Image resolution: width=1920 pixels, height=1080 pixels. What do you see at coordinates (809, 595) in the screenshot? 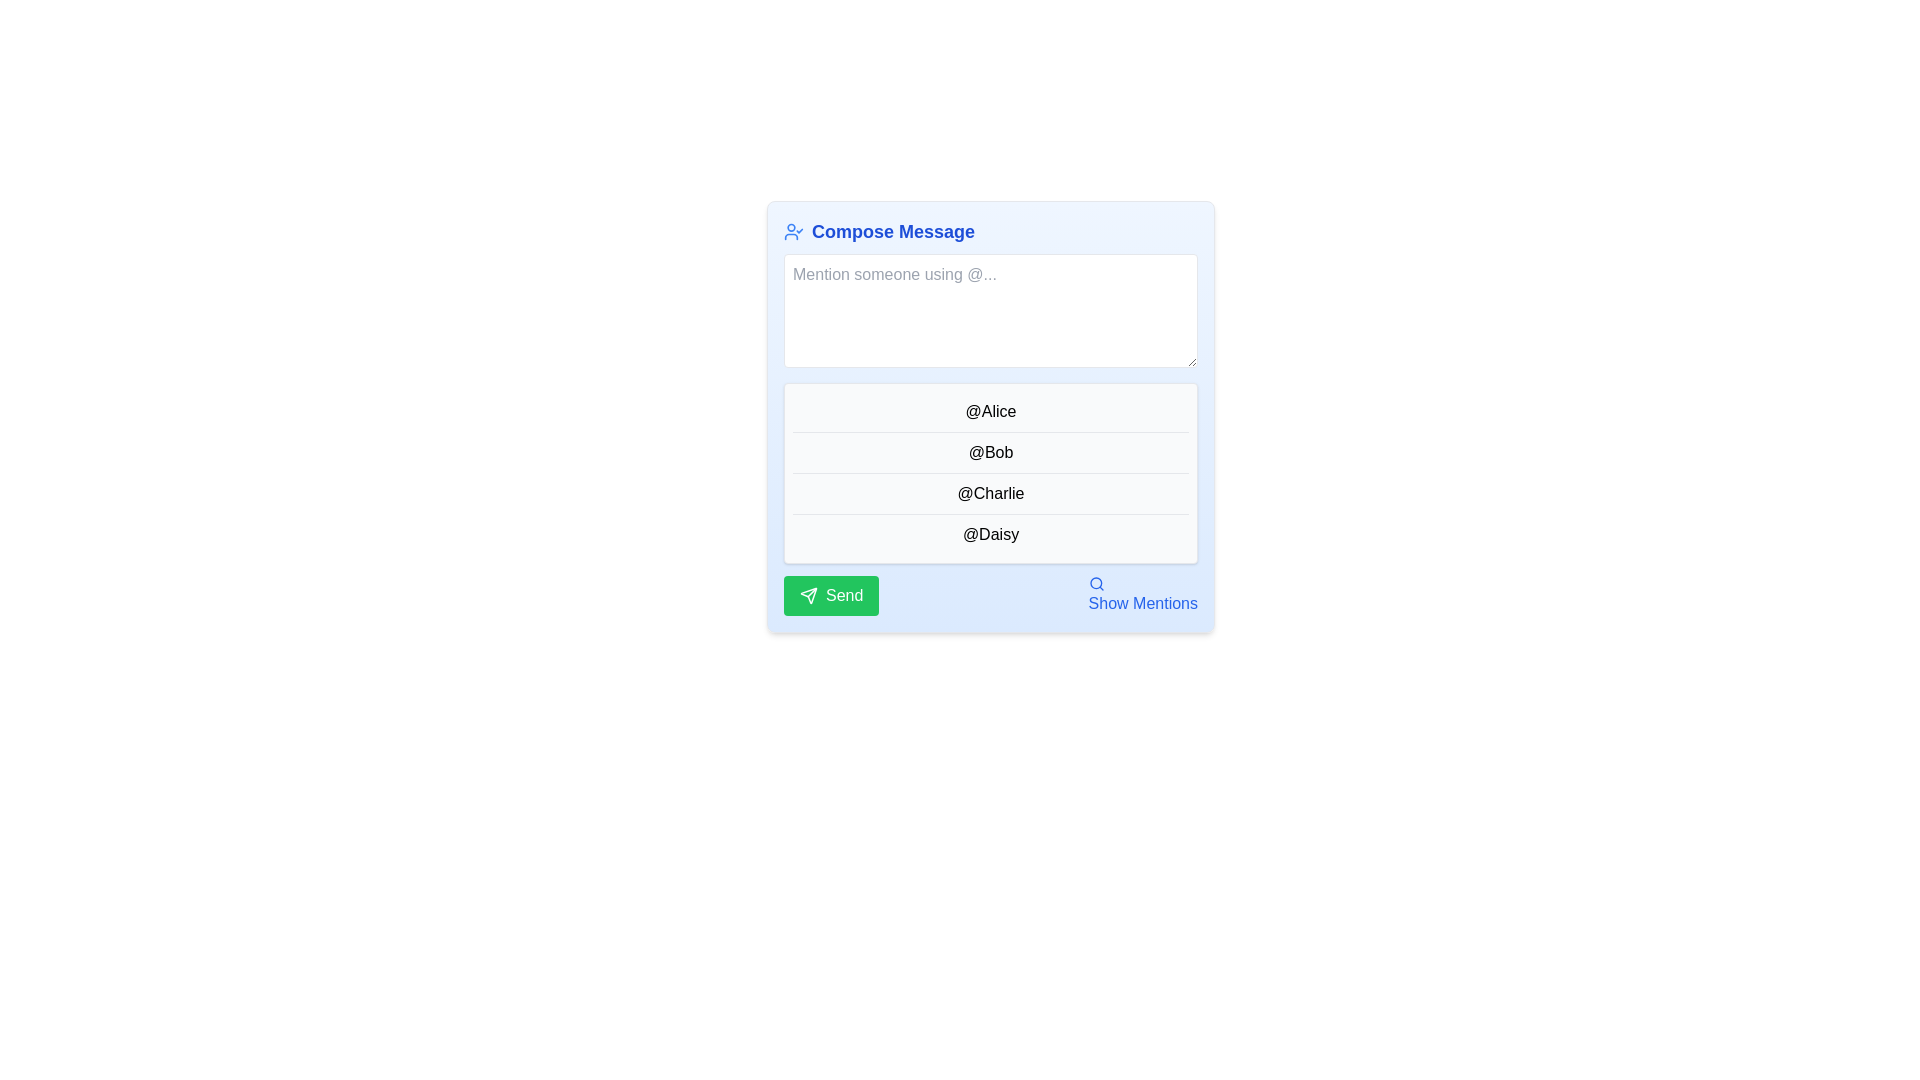
I see `the green 'Send' button which contains the decorative icon symbolizing the sending functionality, located at the bottom-left of the UI` at bounding box center [809, 595].